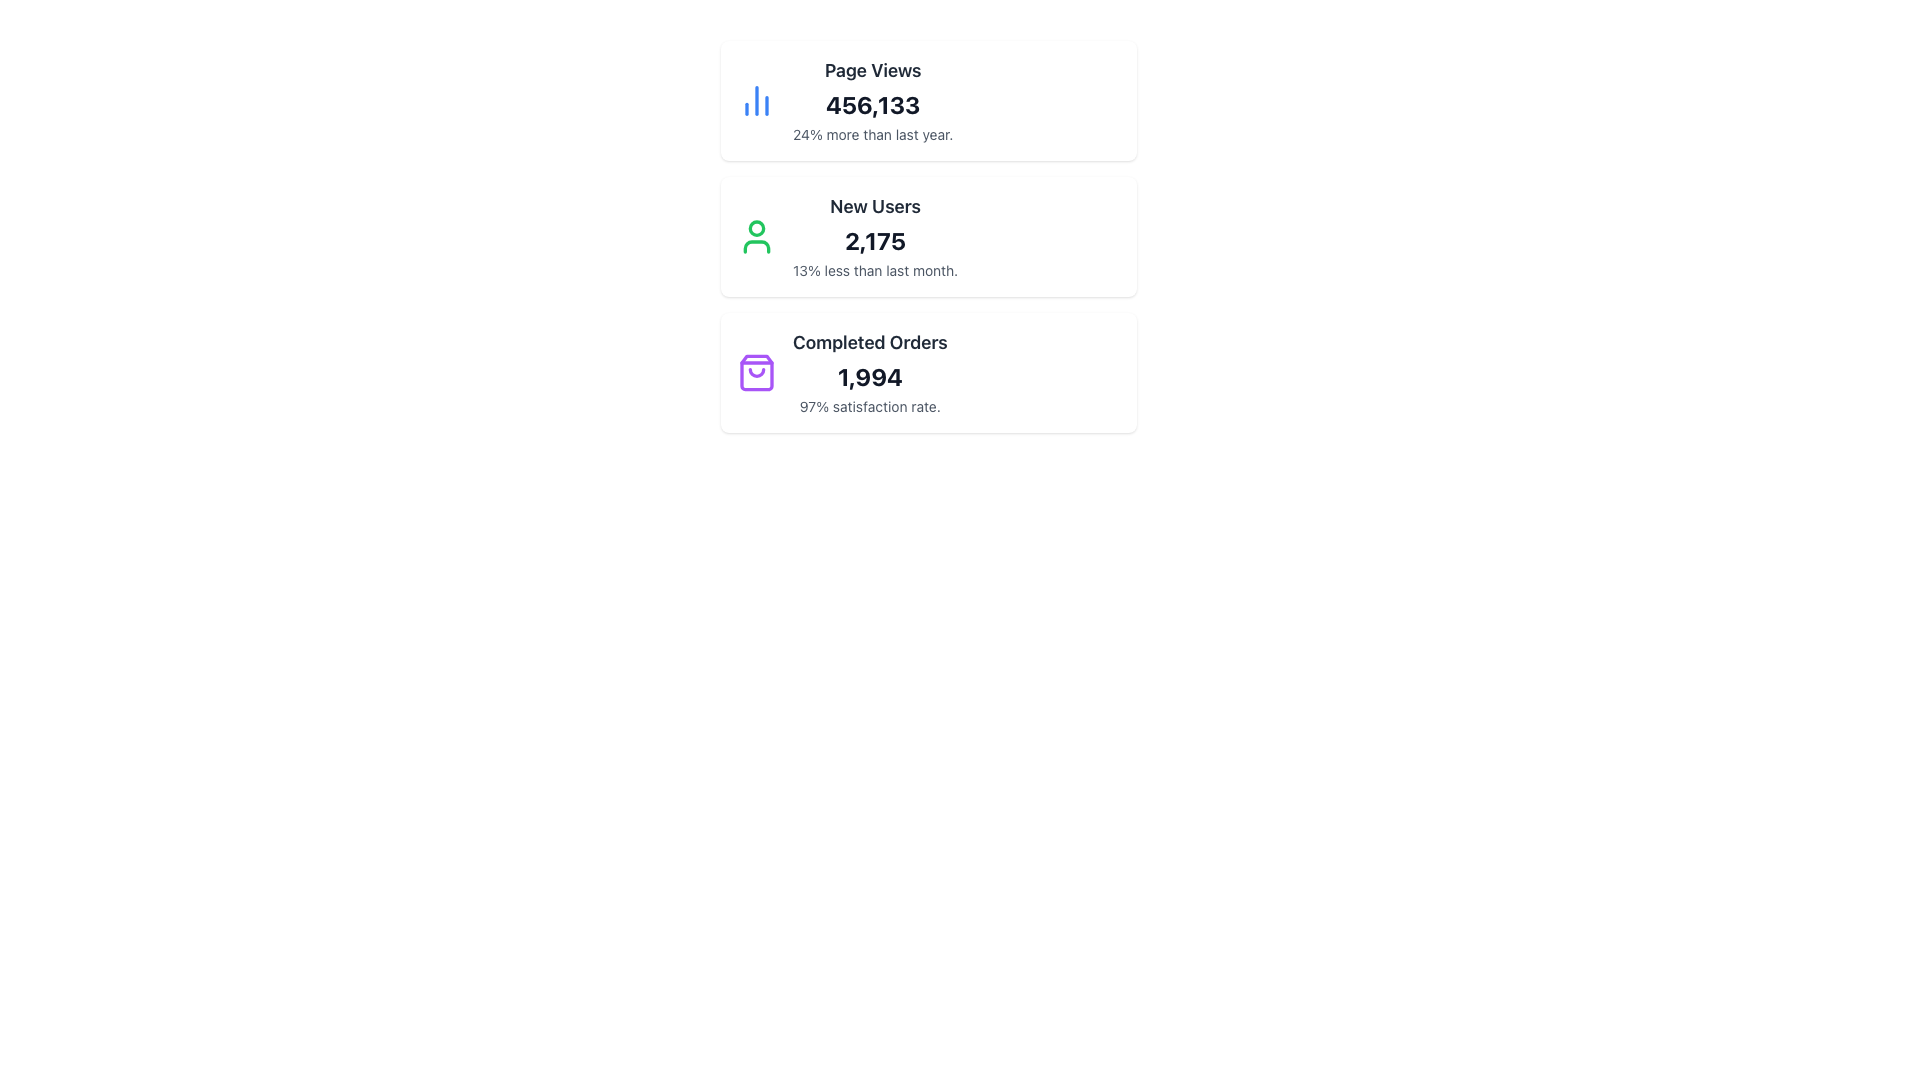  Describe the element at coordinates (870, 342) in the screenshot. I see `the text label reading 'Completed Orders', which is styled with a large bold font and dark gray color, positioned at the top of a statistical display group in the bottom section of the interface` at that location.